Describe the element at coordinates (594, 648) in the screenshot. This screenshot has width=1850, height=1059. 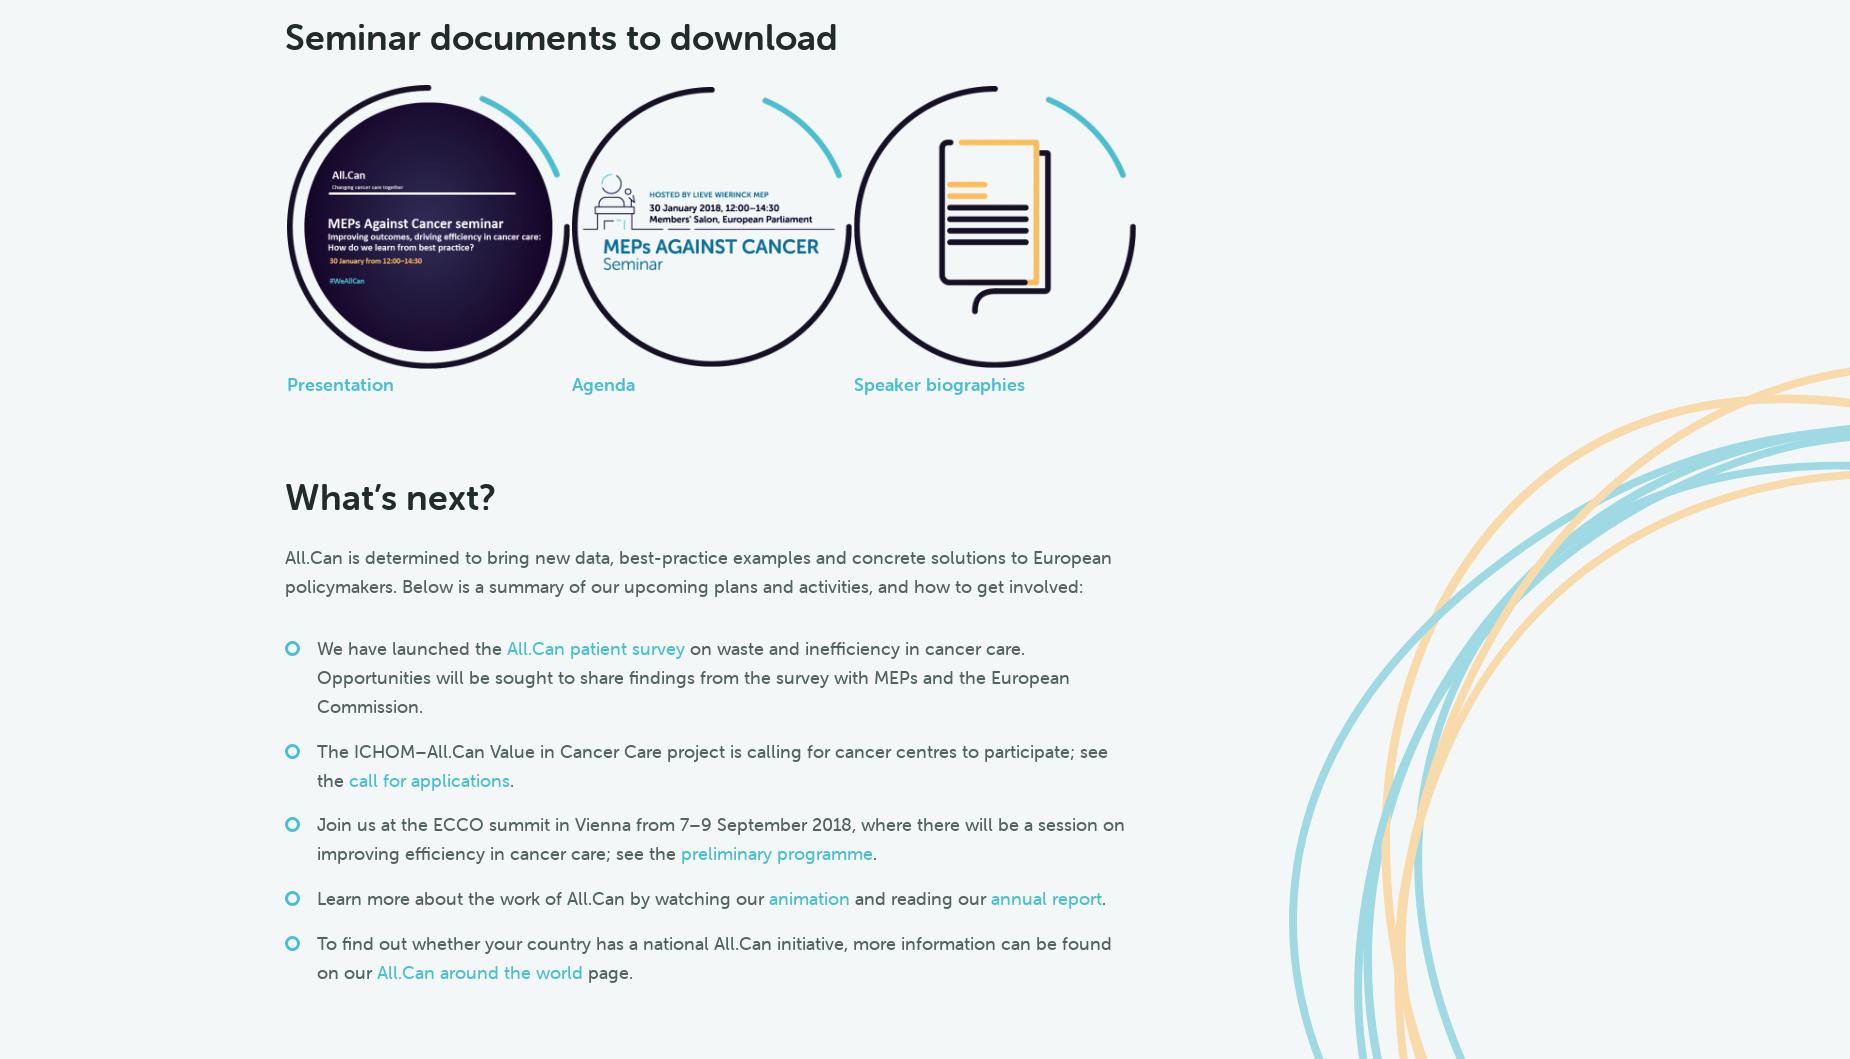
I see `'All.Can patient survey'` at that location.